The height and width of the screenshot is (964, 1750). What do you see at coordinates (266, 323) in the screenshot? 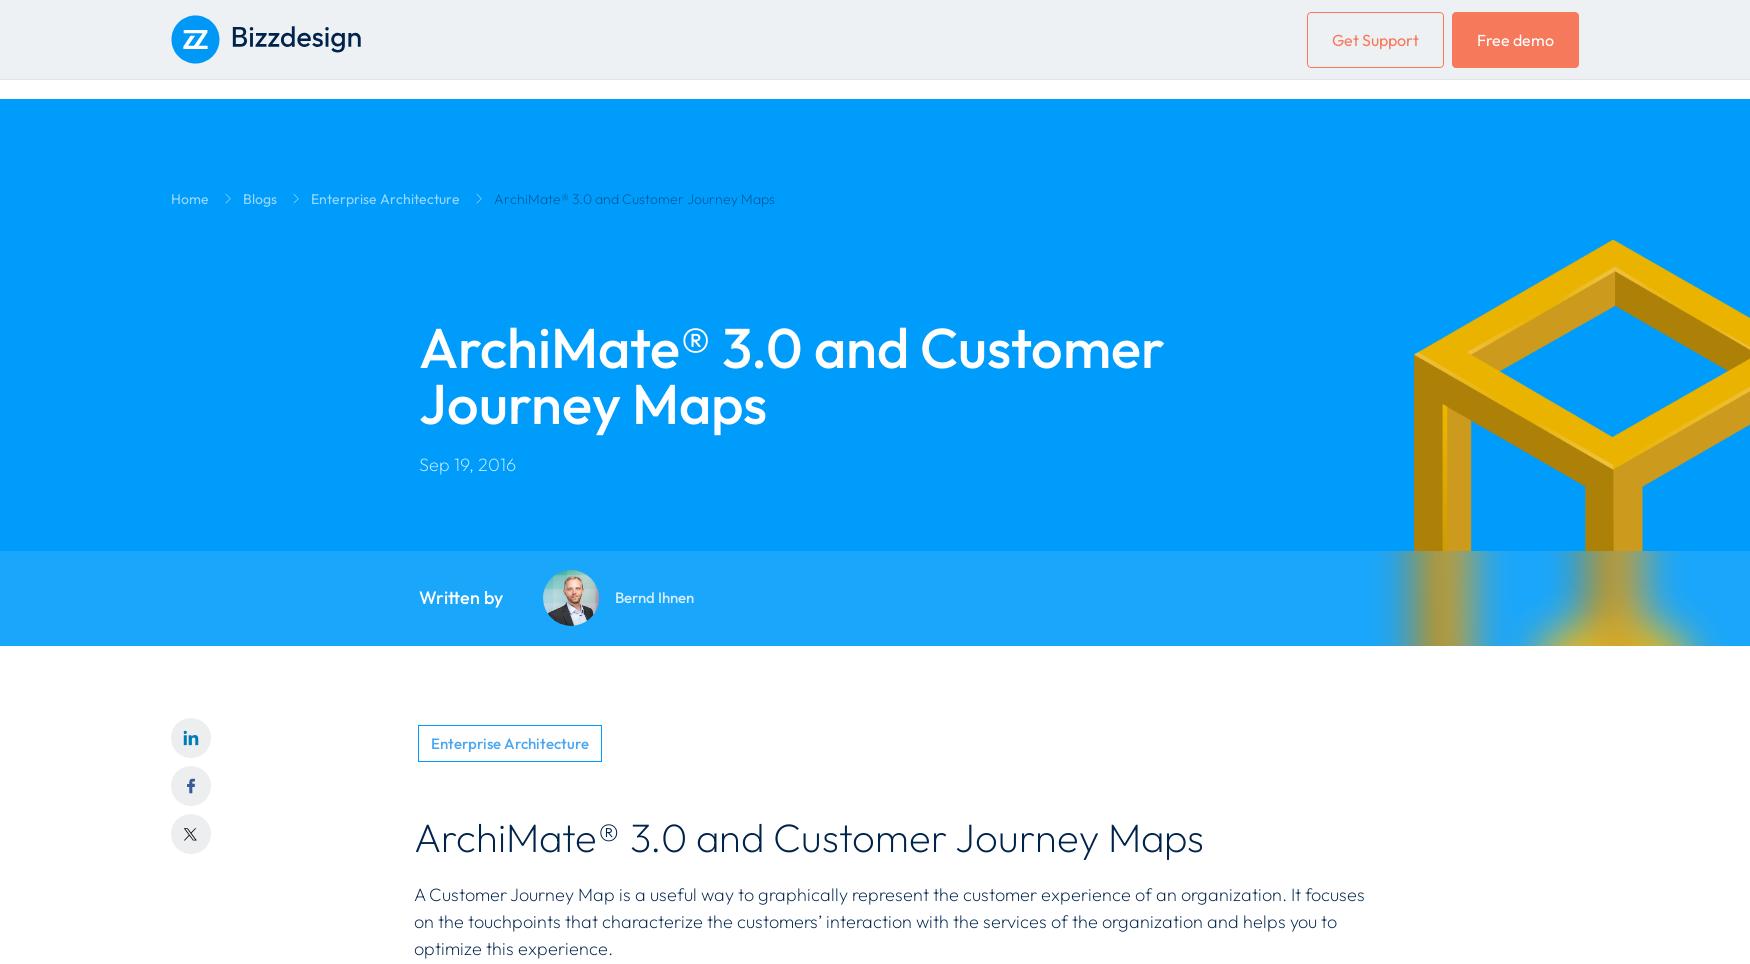
I see `'Bizzdesign Horizzon Demos'` at bounding box center [266, 323].